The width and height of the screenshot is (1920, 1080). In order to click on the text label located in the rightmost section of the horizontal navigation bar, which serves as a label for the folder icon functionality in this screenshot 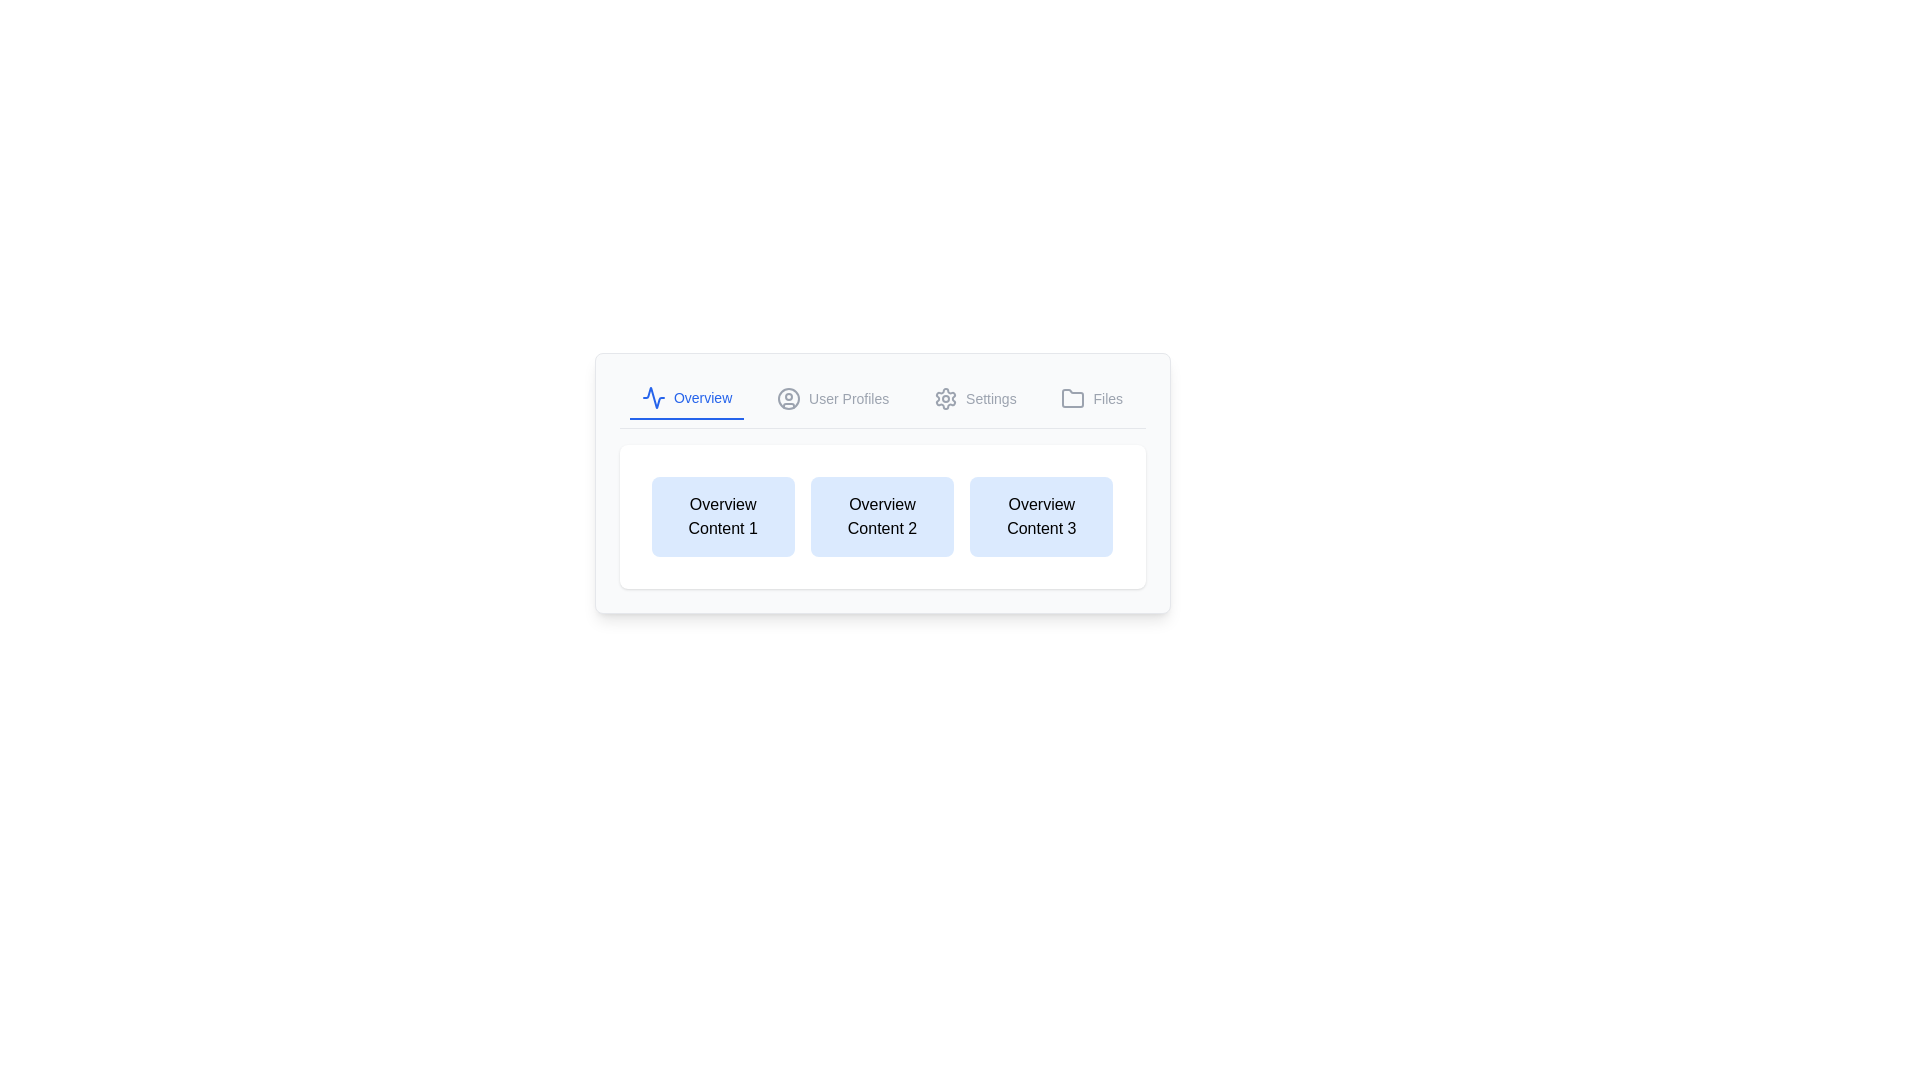, I will do `click(1107, 398)`.